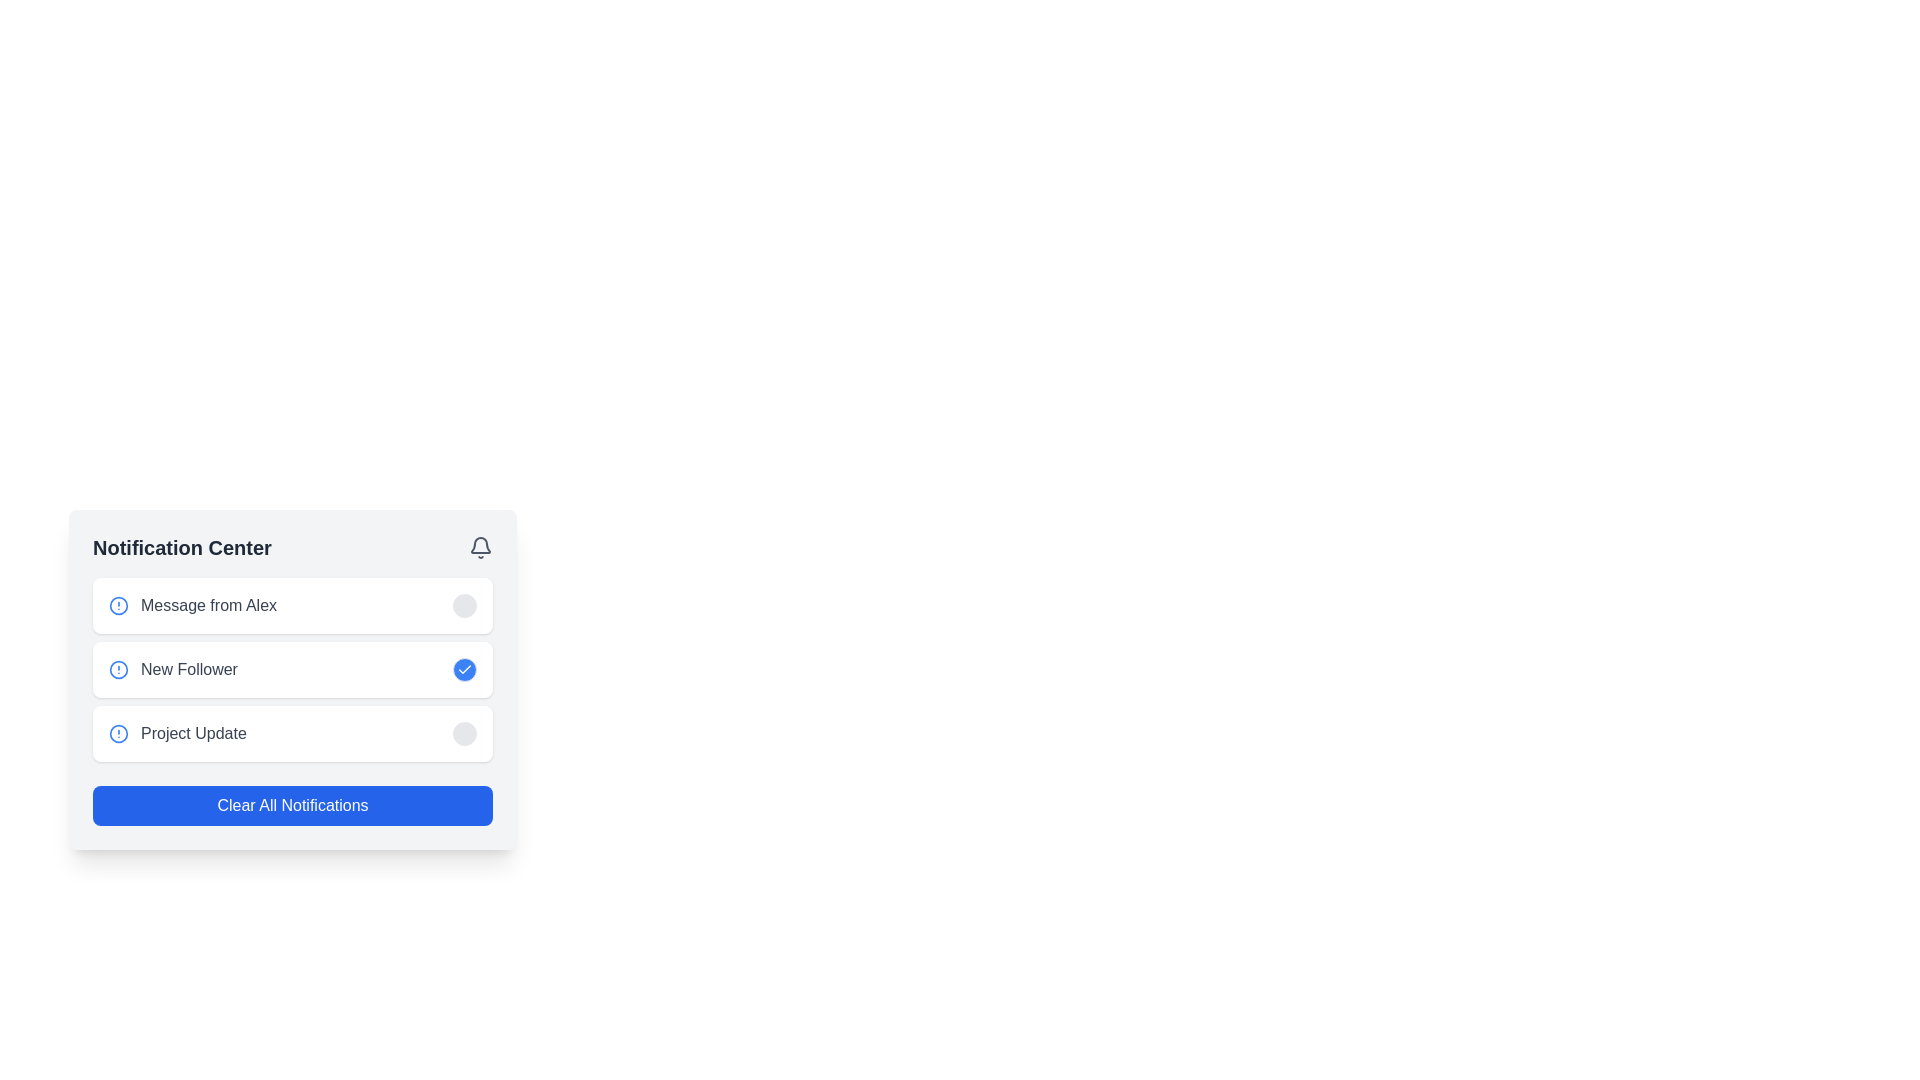  What do you see at coordinates (209, 604) in the screenshot?
I see `the text label styled with a gray font containing the text 'Message from Alex', located in the first notification item to the left of a circular icon` at bounding box center [209, 604].